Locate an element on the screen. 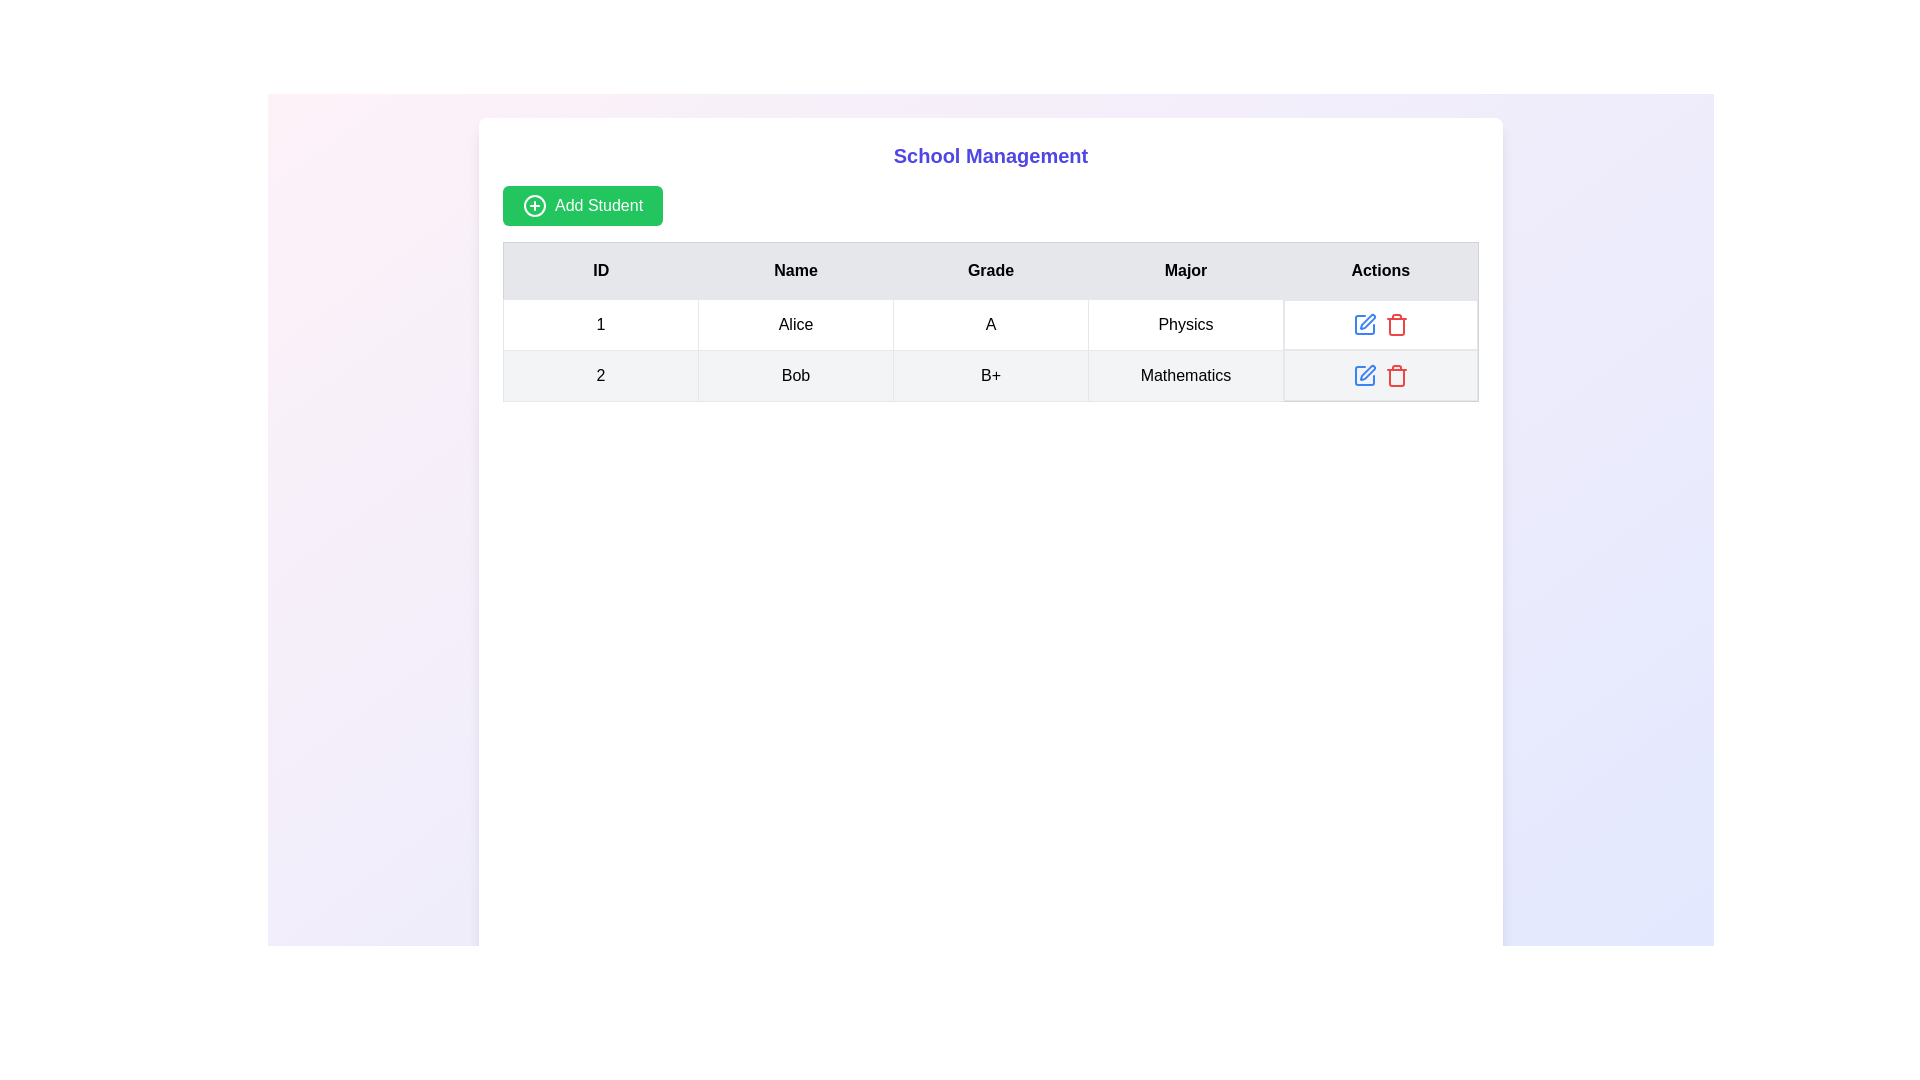  the second row of the table containing values '2', 'Bob', 'B+', 'Mathematics' is located at coordinates (990, 374).